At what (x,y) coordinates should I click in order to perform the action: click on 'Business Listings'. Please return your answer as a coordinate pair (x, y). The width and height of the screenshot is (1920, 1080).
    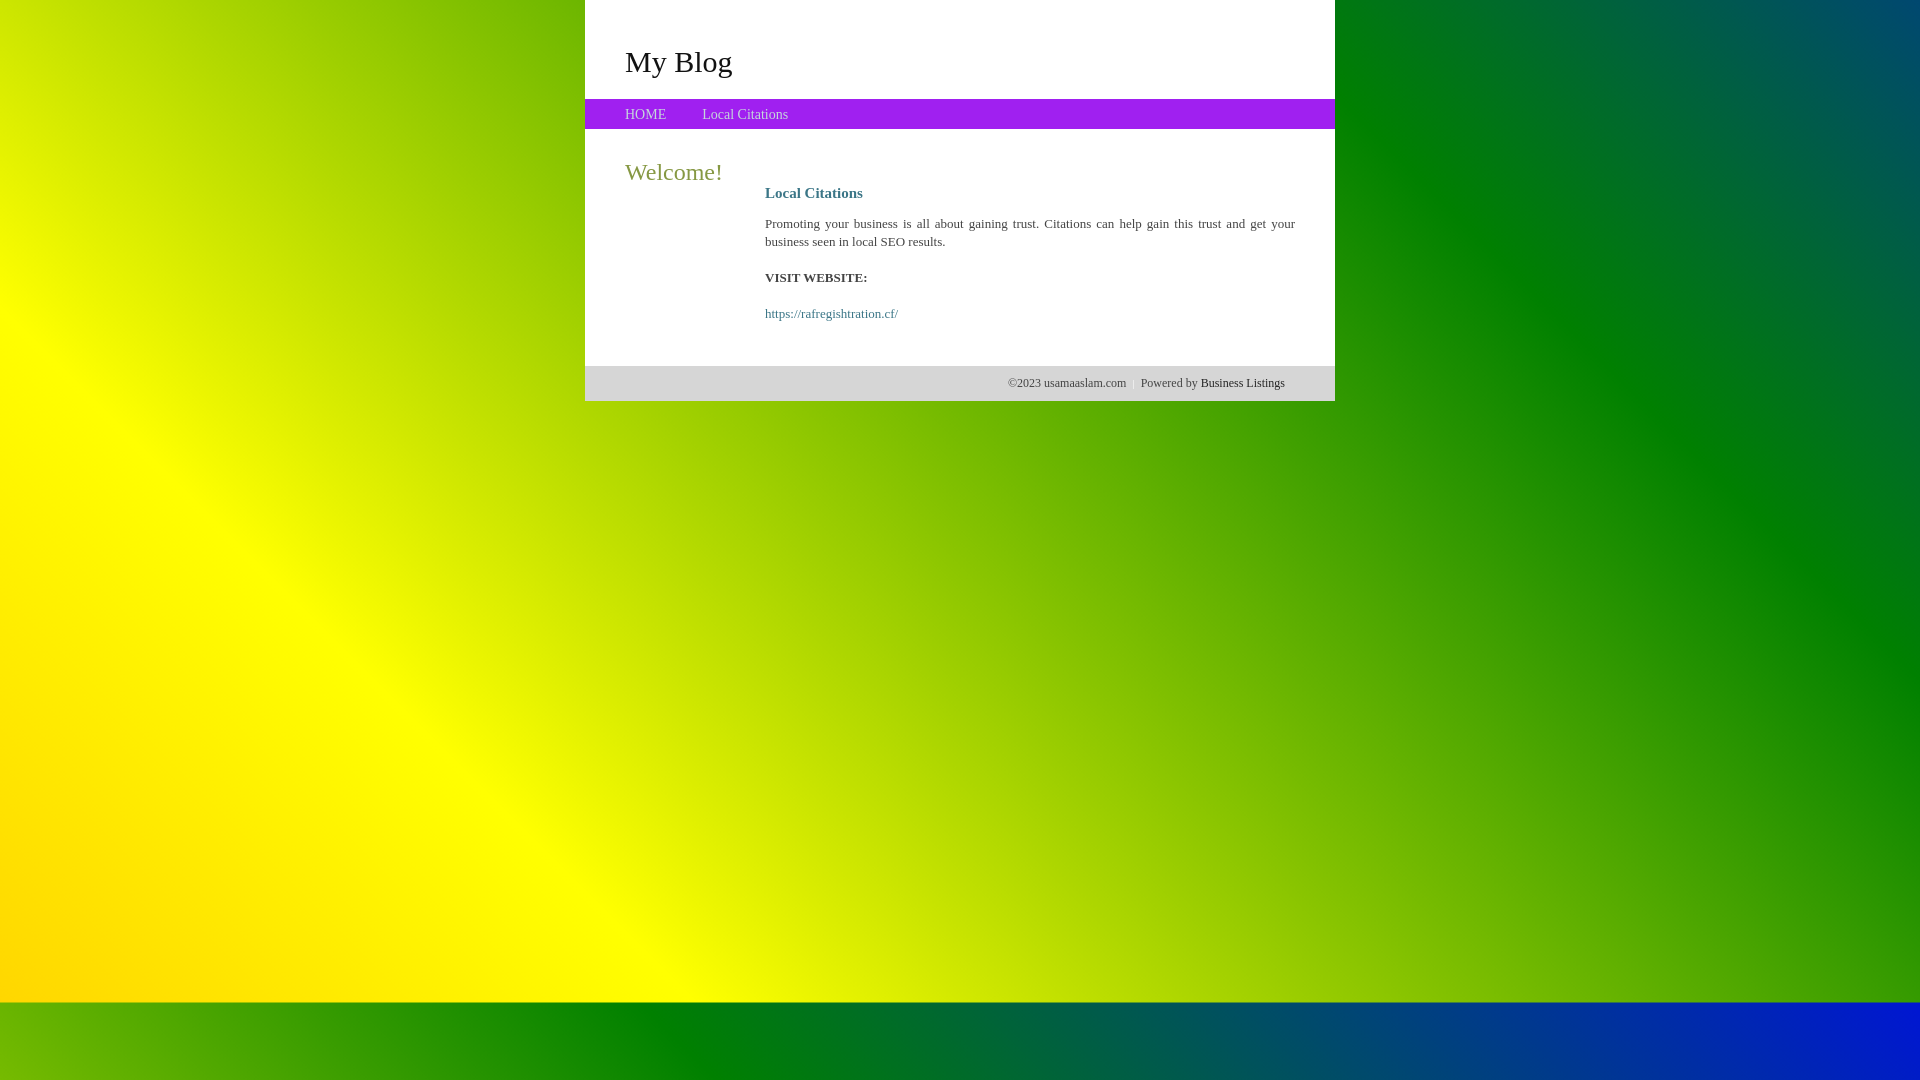
    Looking at the image, I should click on (1242, 382).